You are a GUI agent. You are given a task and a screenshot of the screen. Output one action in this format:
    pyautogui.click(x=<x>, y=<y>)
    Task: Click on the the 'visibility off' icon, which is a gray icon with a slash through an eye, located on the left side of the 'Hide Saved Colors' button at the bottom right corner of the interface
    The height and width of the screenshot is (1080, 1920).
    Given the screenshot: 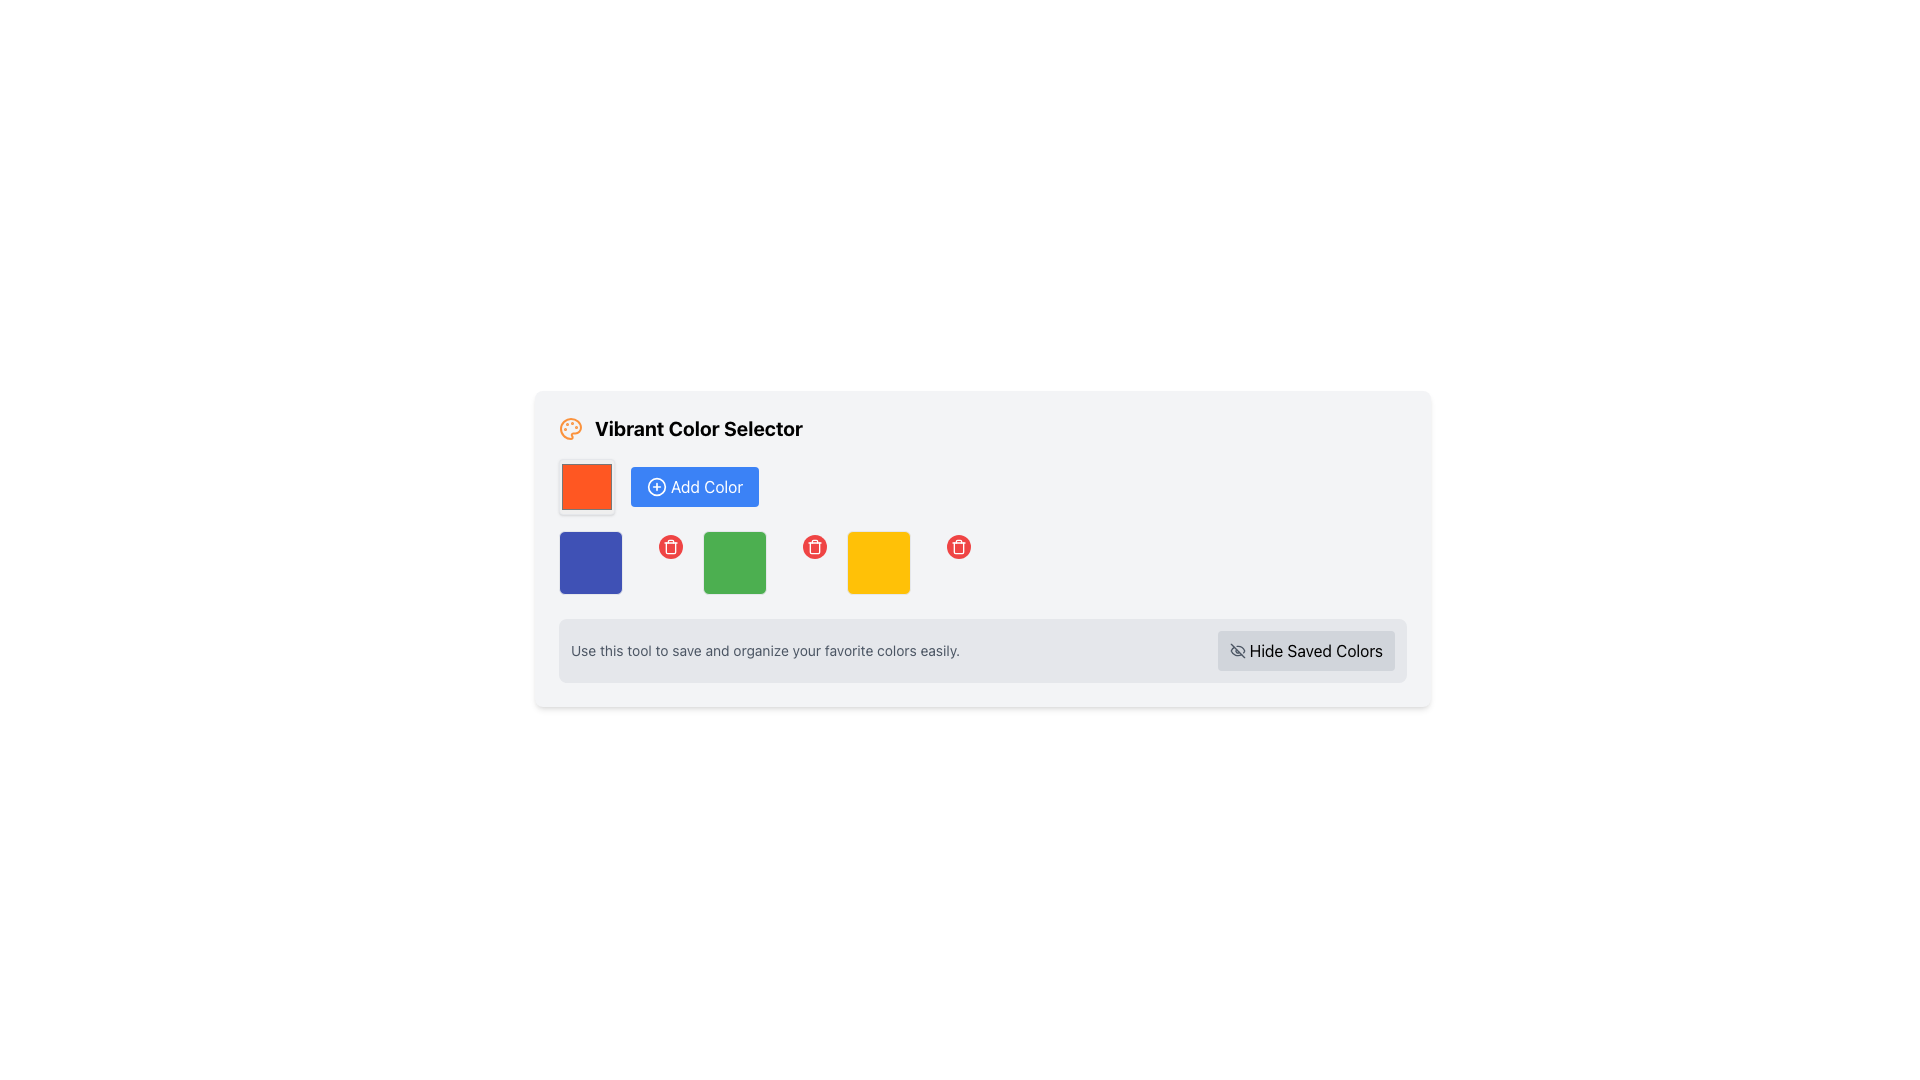 What is the action you would take?
    pyautogui.click(x=1236, y=651)
    